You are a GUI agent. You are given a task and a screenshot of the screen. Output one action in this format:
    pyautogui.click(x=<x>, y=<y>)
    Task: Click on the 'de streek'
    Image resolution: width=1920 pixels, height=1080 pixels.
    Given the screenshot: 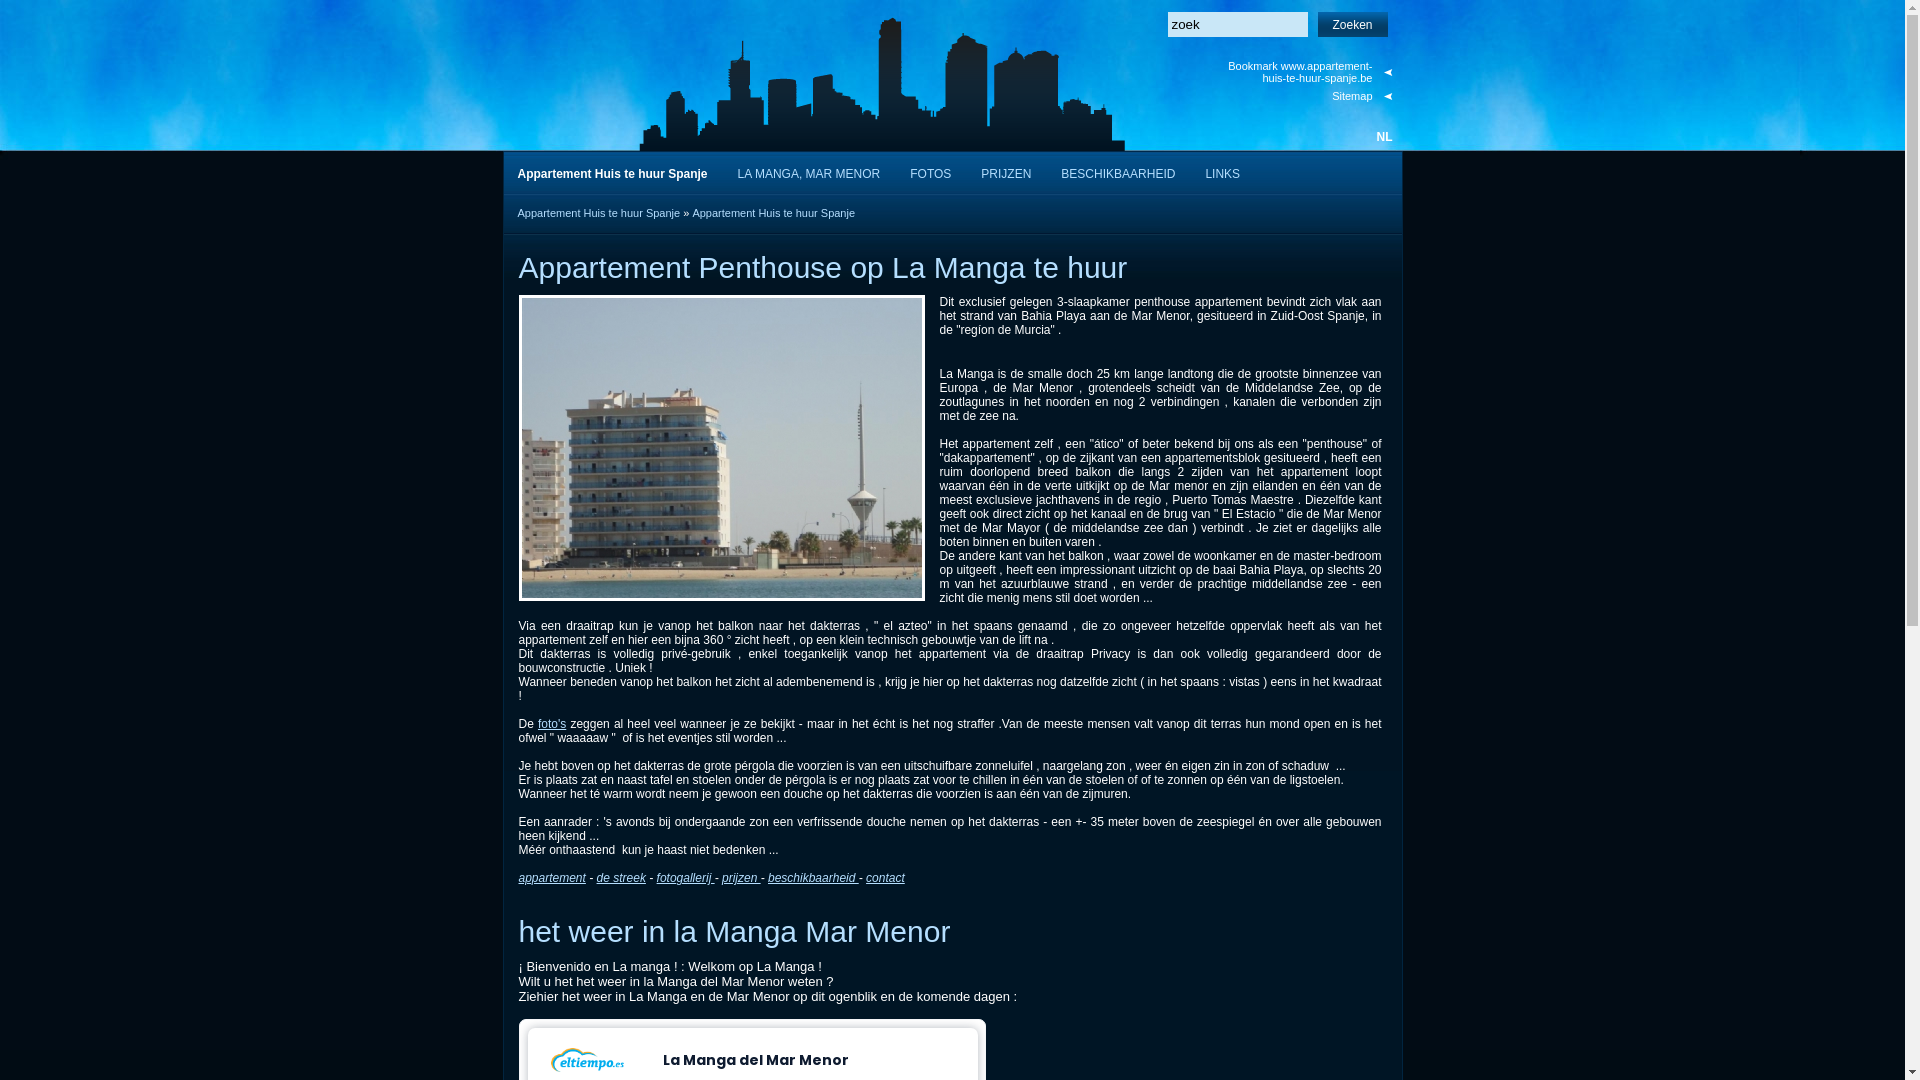 What is the action you would take?
    pyautogui.click(x=595, y=877)
    